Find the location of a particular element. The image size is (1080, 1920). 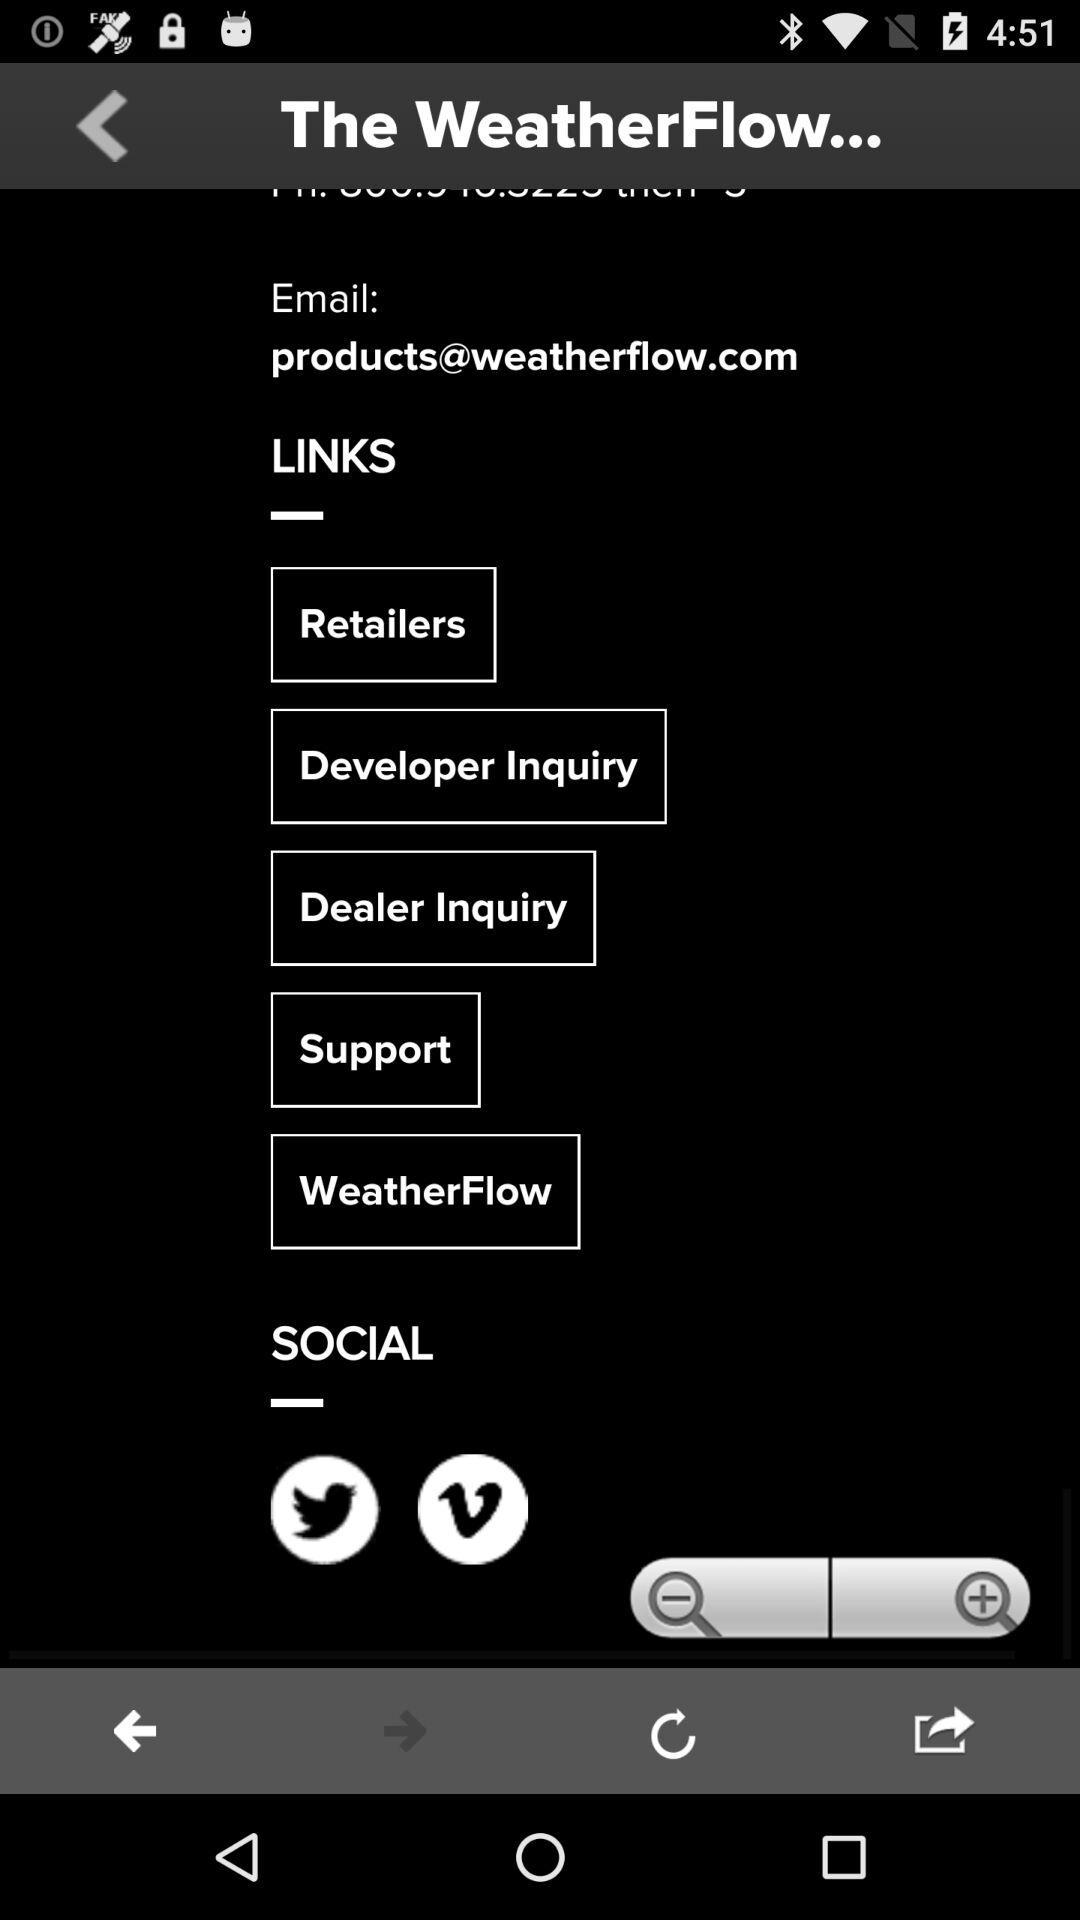

next page is located at coordinates (945, 1730).